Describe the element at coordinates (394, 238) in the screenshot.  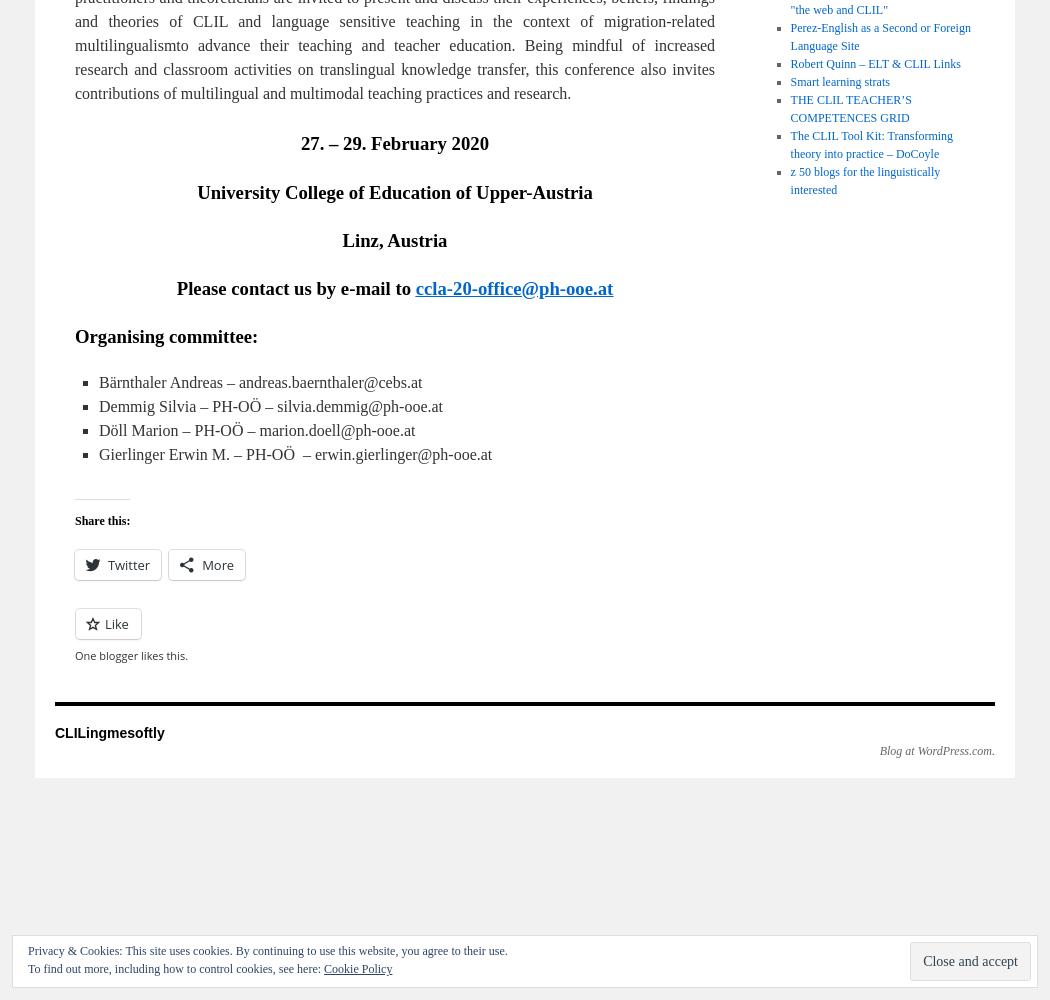
I see `'Linz, Austria'` at that location.